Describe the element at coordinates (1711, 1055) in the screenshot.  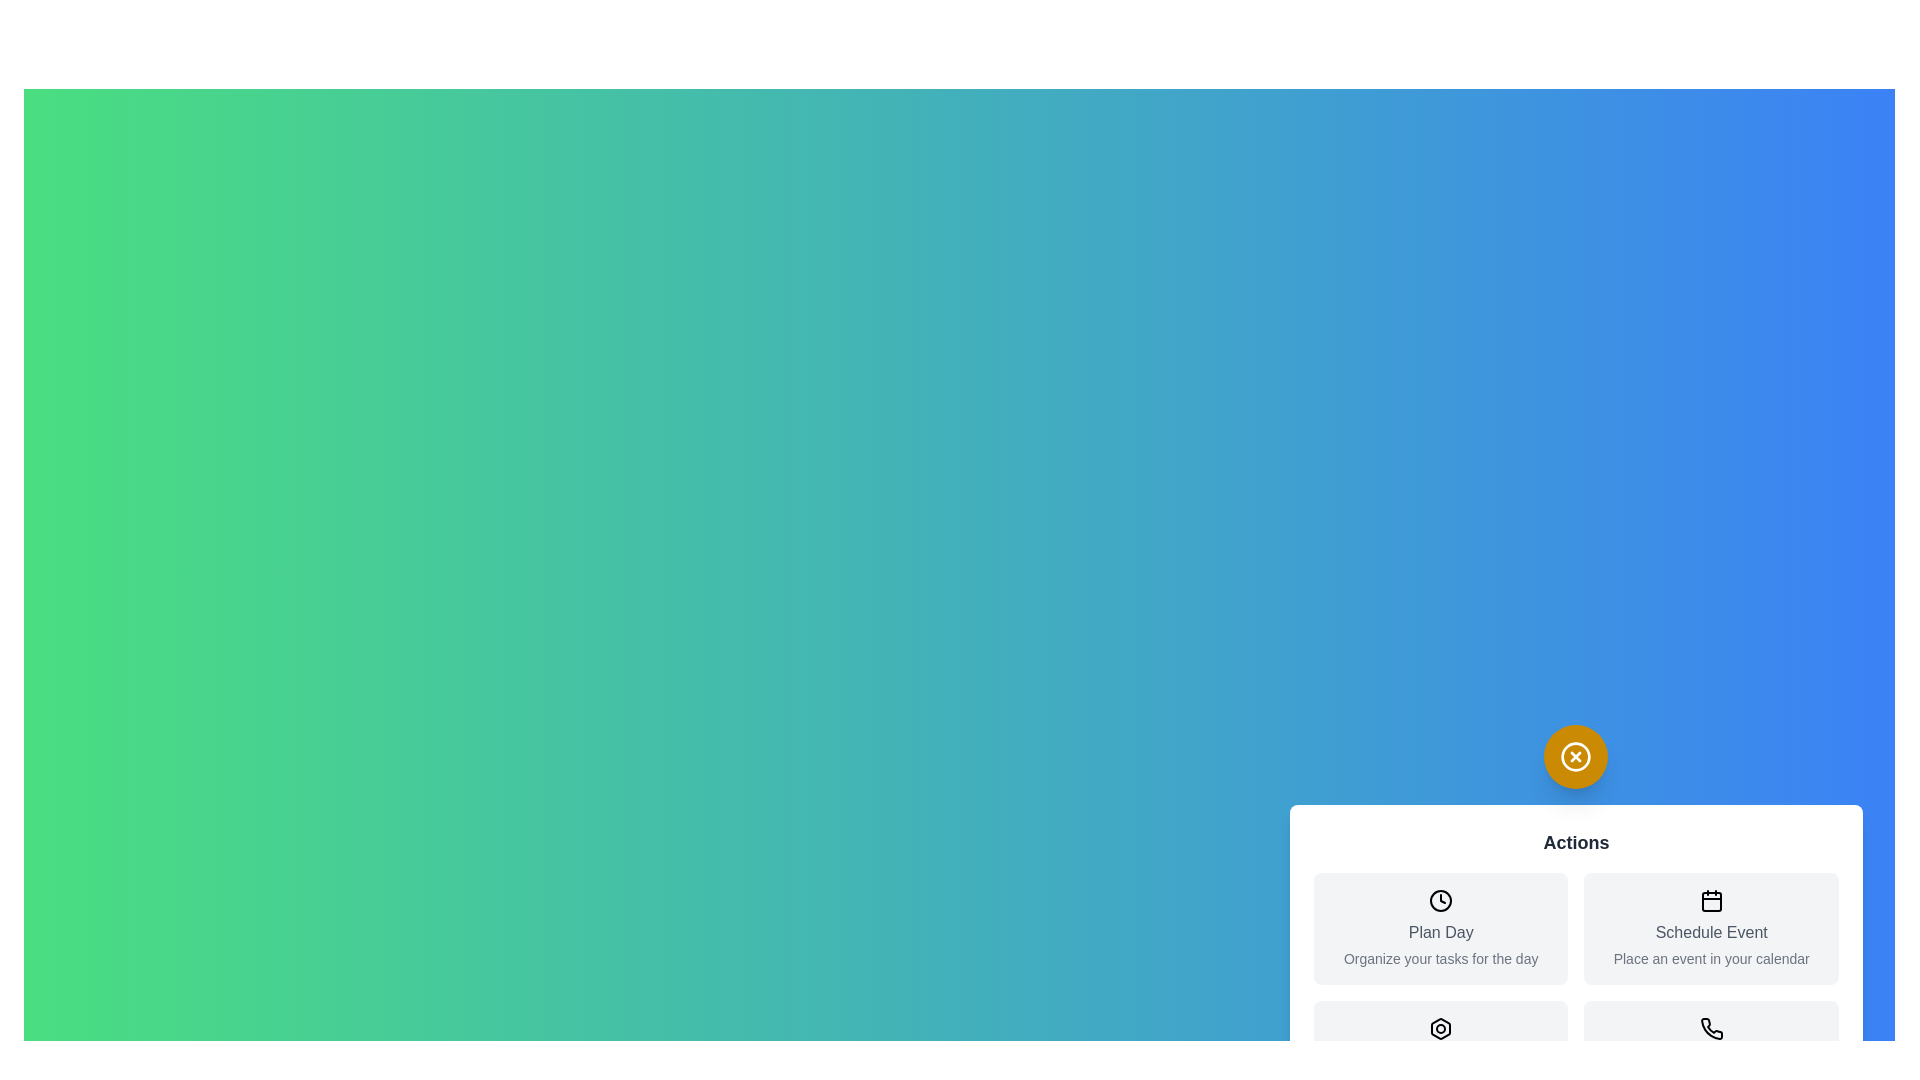
I see `the action item Contact from the menu` at that location.